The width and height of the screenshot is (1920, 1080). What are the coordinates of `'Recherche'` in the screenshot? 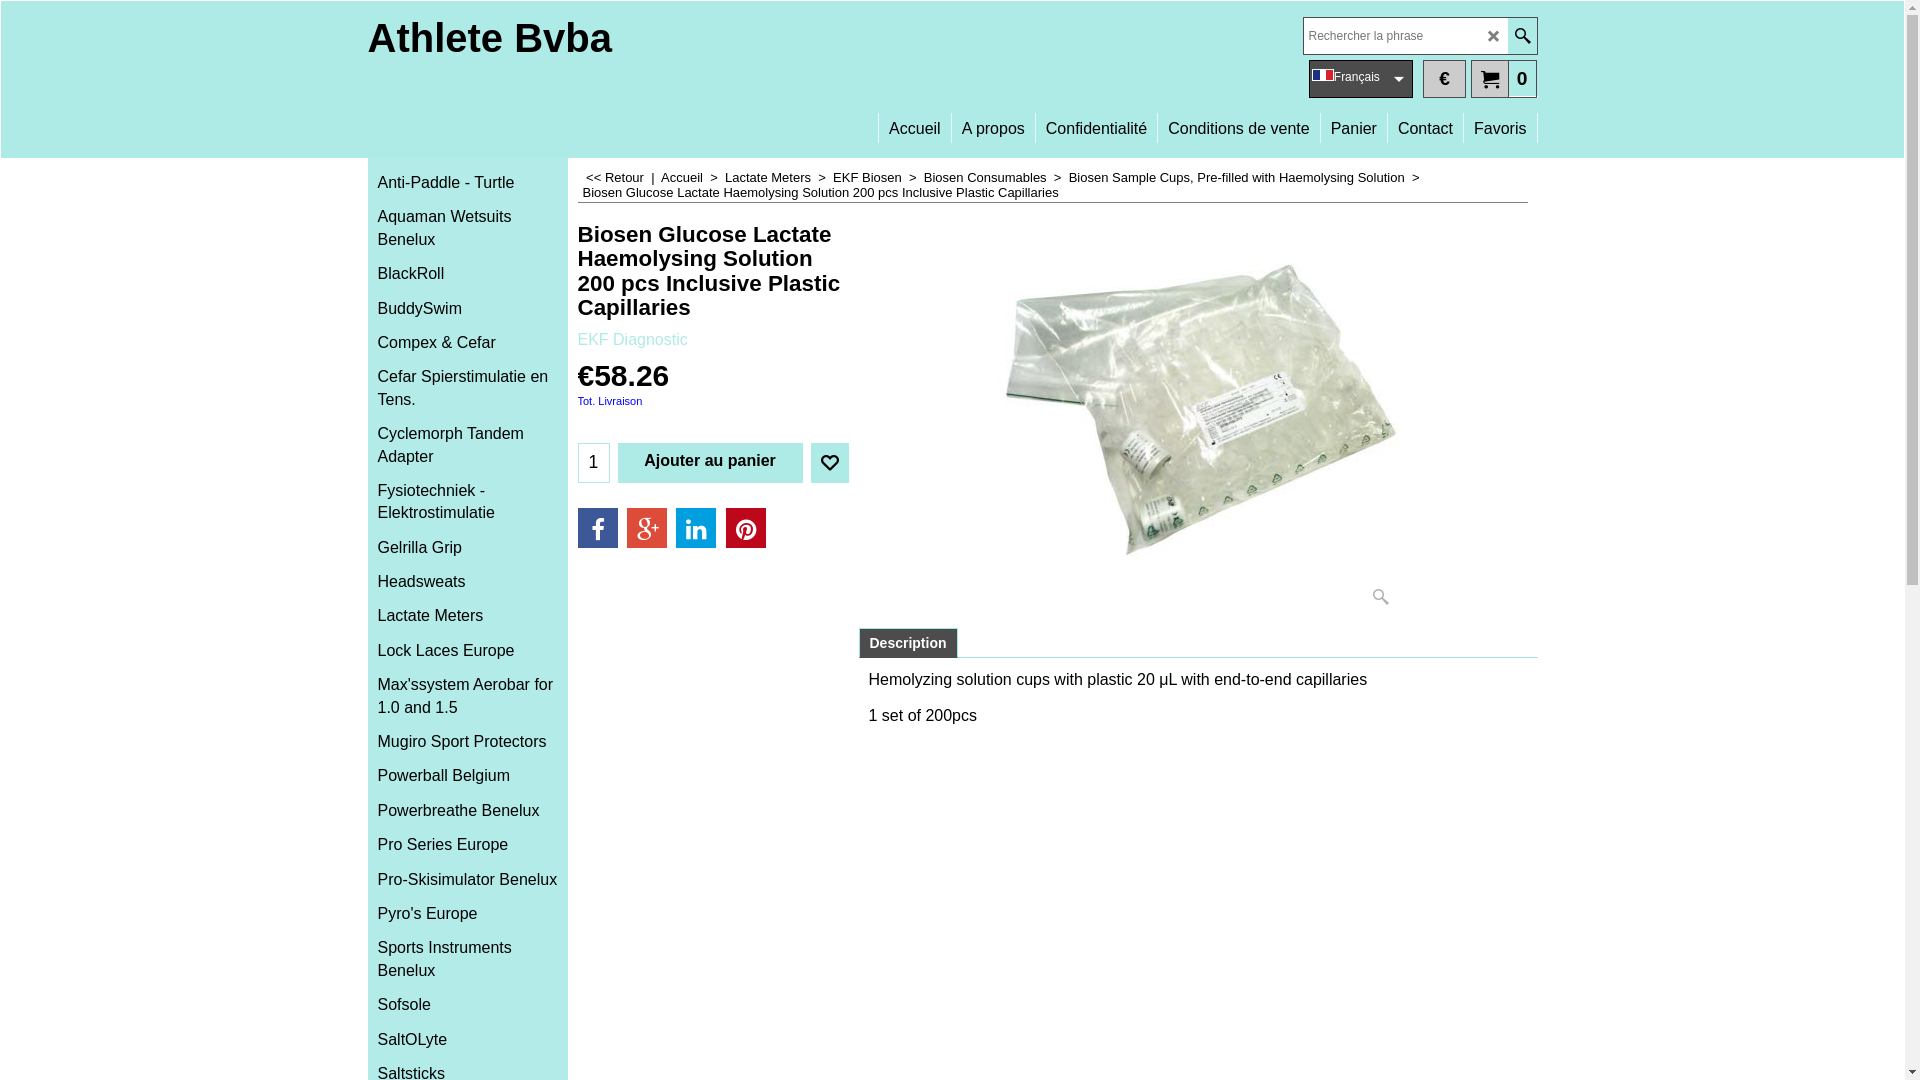 It's located at (1507, 35).